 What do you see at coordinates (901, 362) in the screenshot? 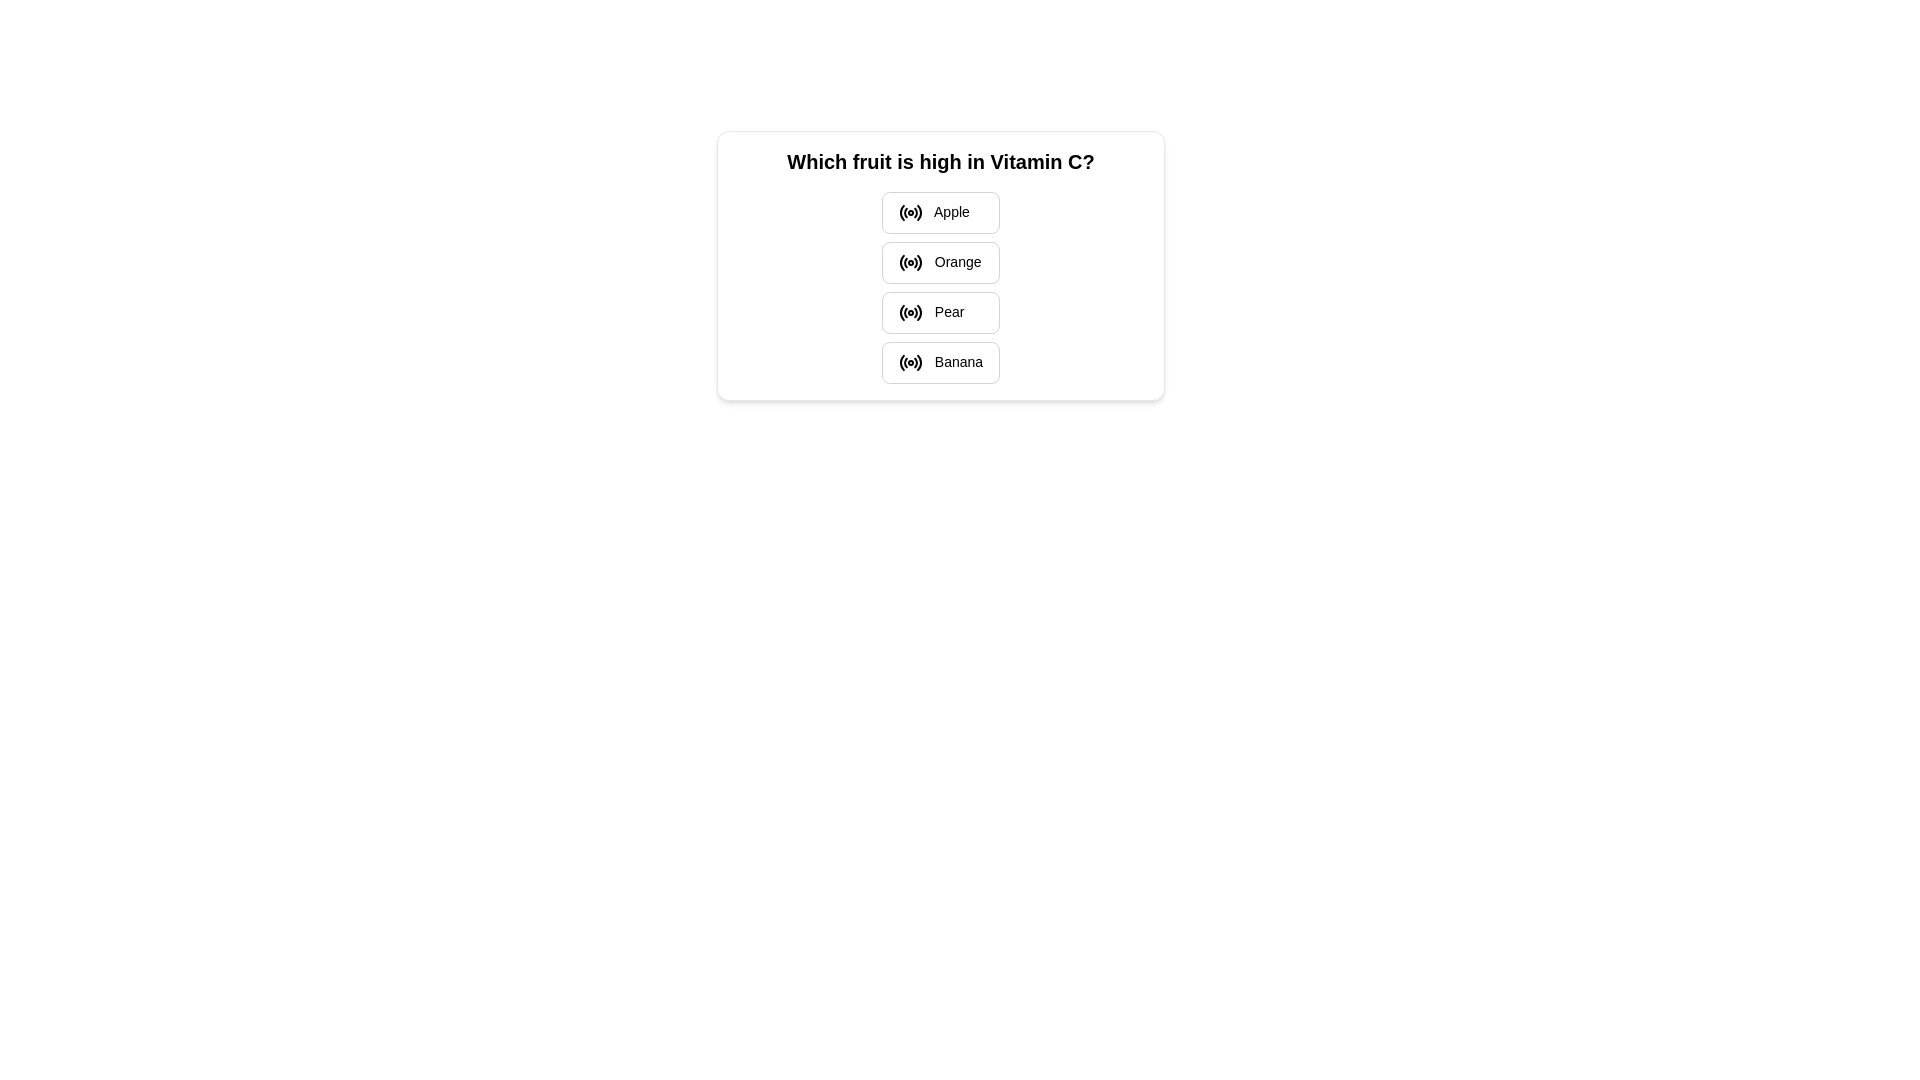
I see `the decorative SVG element of the radio button positioned to the left of the text label 'Banana', which is the fourth option in the list` at bounding box center [901, 362].